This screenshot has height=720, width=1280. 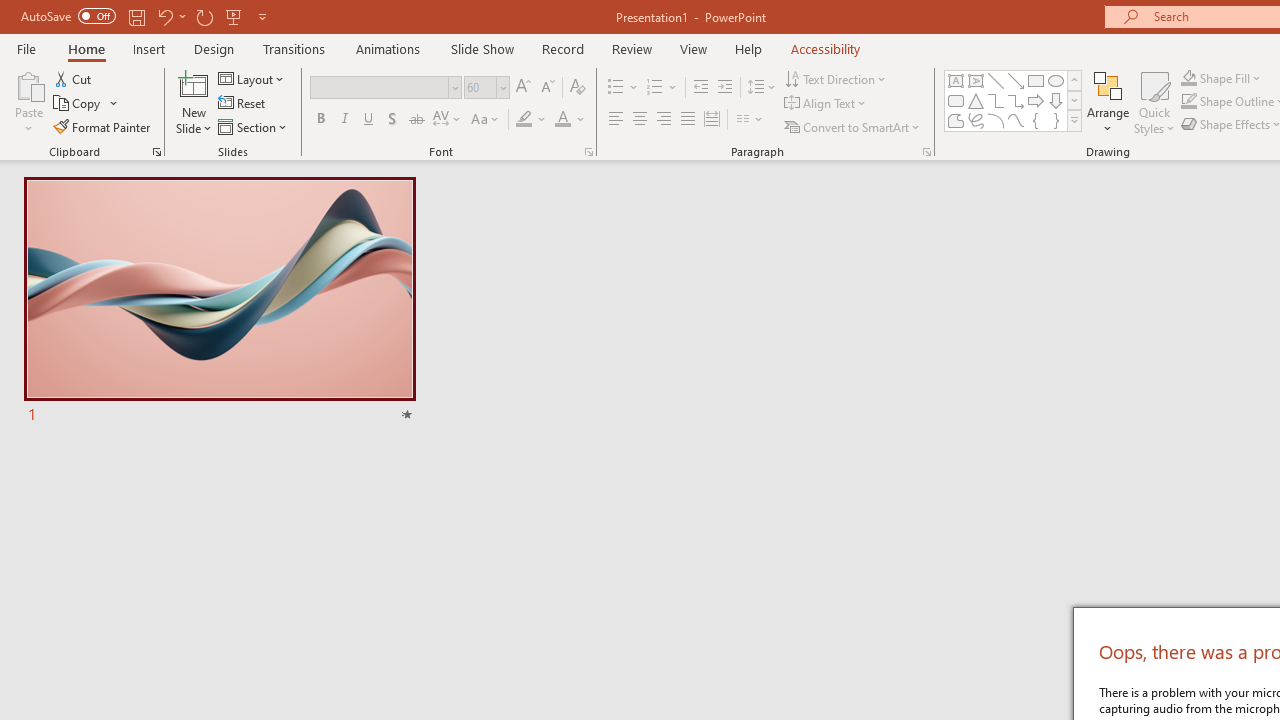 I want to click on 'Office Clipboard...', so click(x=155, y=150).